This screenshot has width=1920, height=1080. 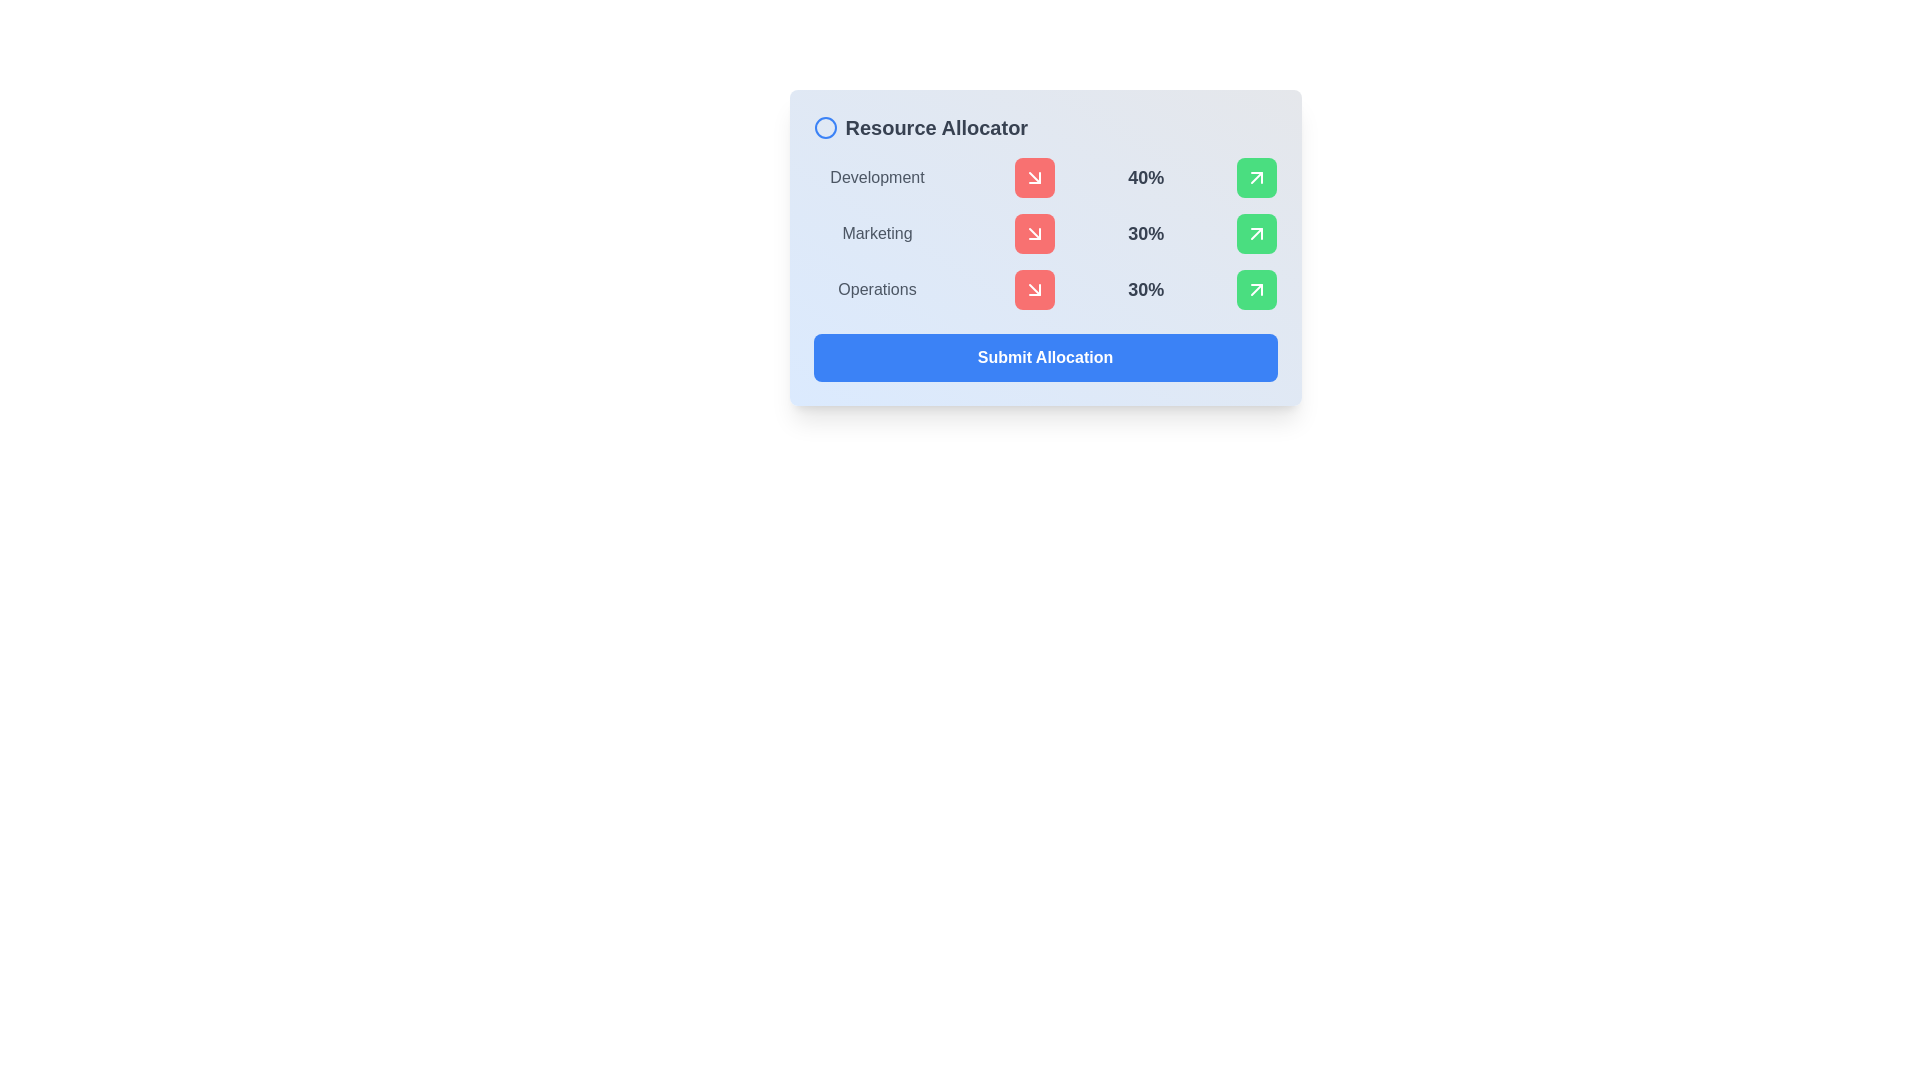 I want to click on the 'Marketing' interactive list row, so click(x=1044, y=233).